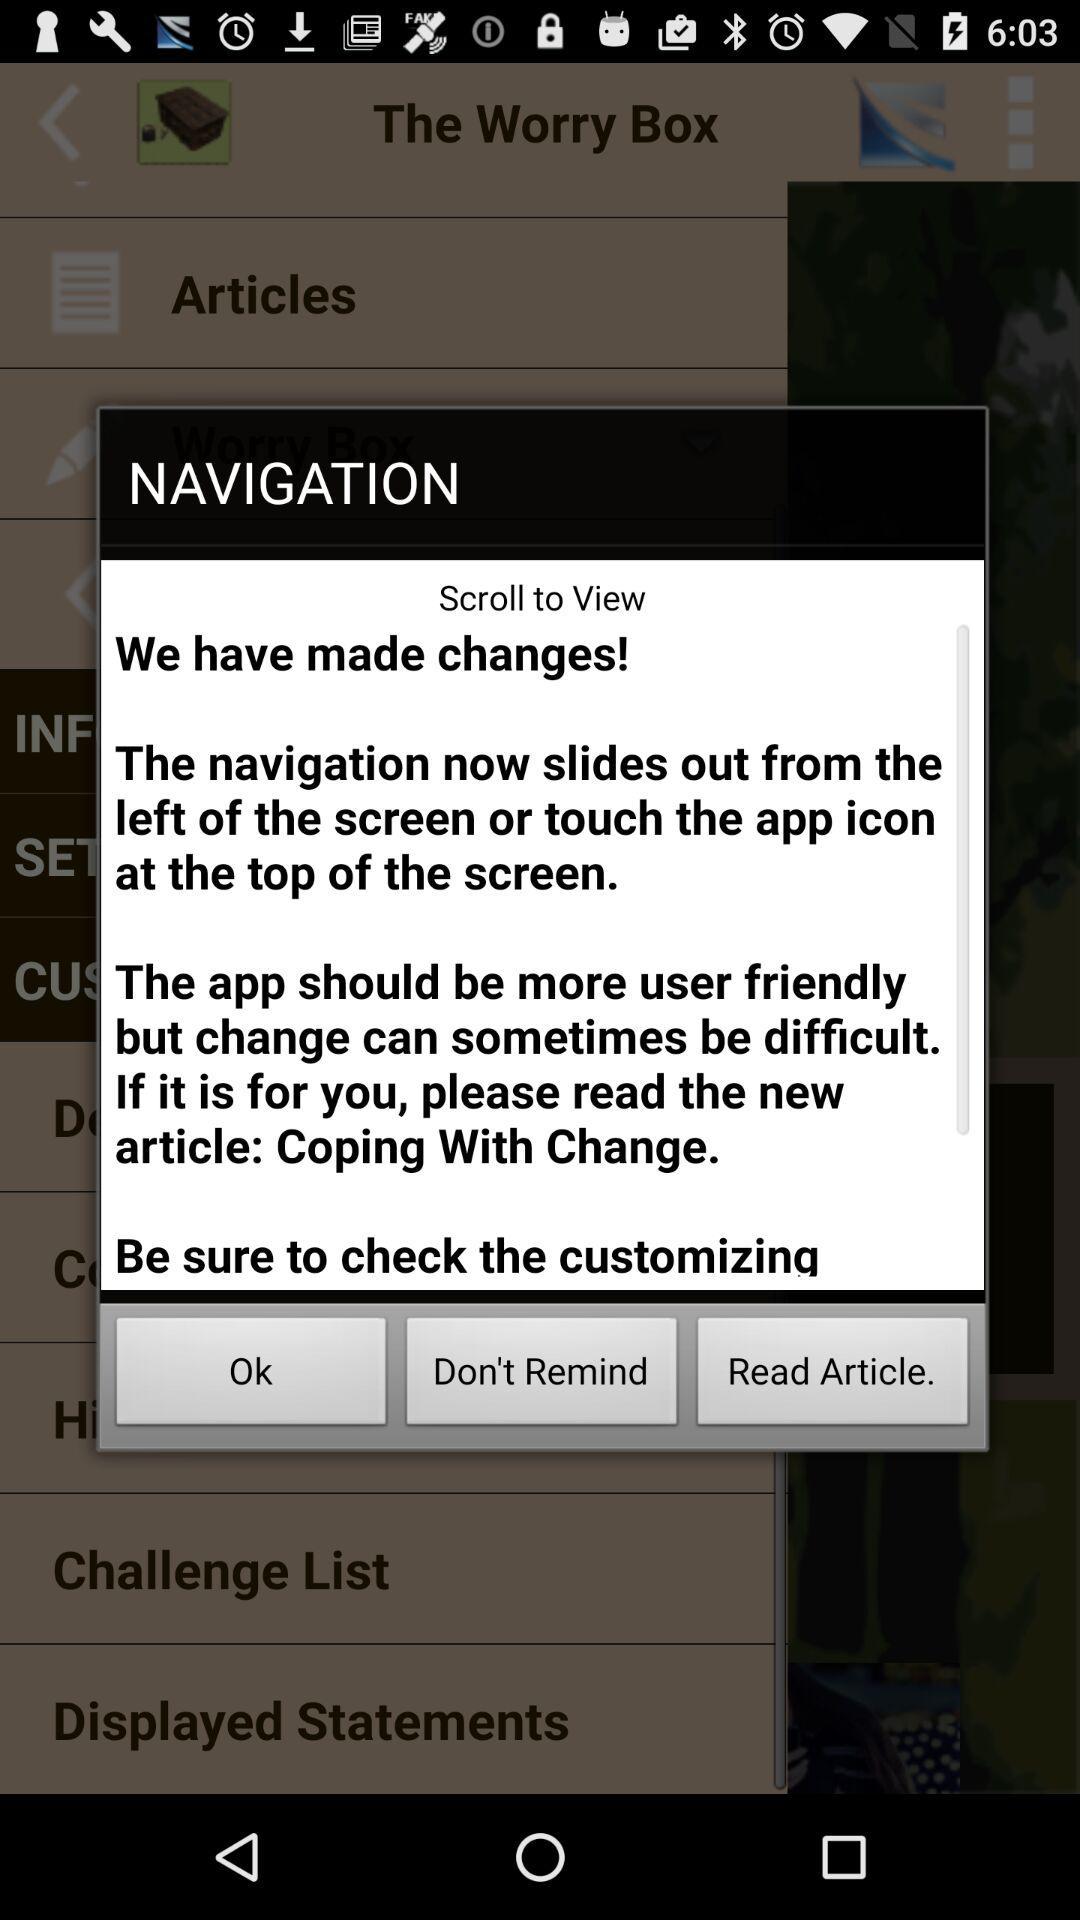 This screenshot has width=1080, height=1920. What do you see at coordinates (833, 1376) in the screenshot?
I see `the read article. icon` at bounding box center [833, 1376].